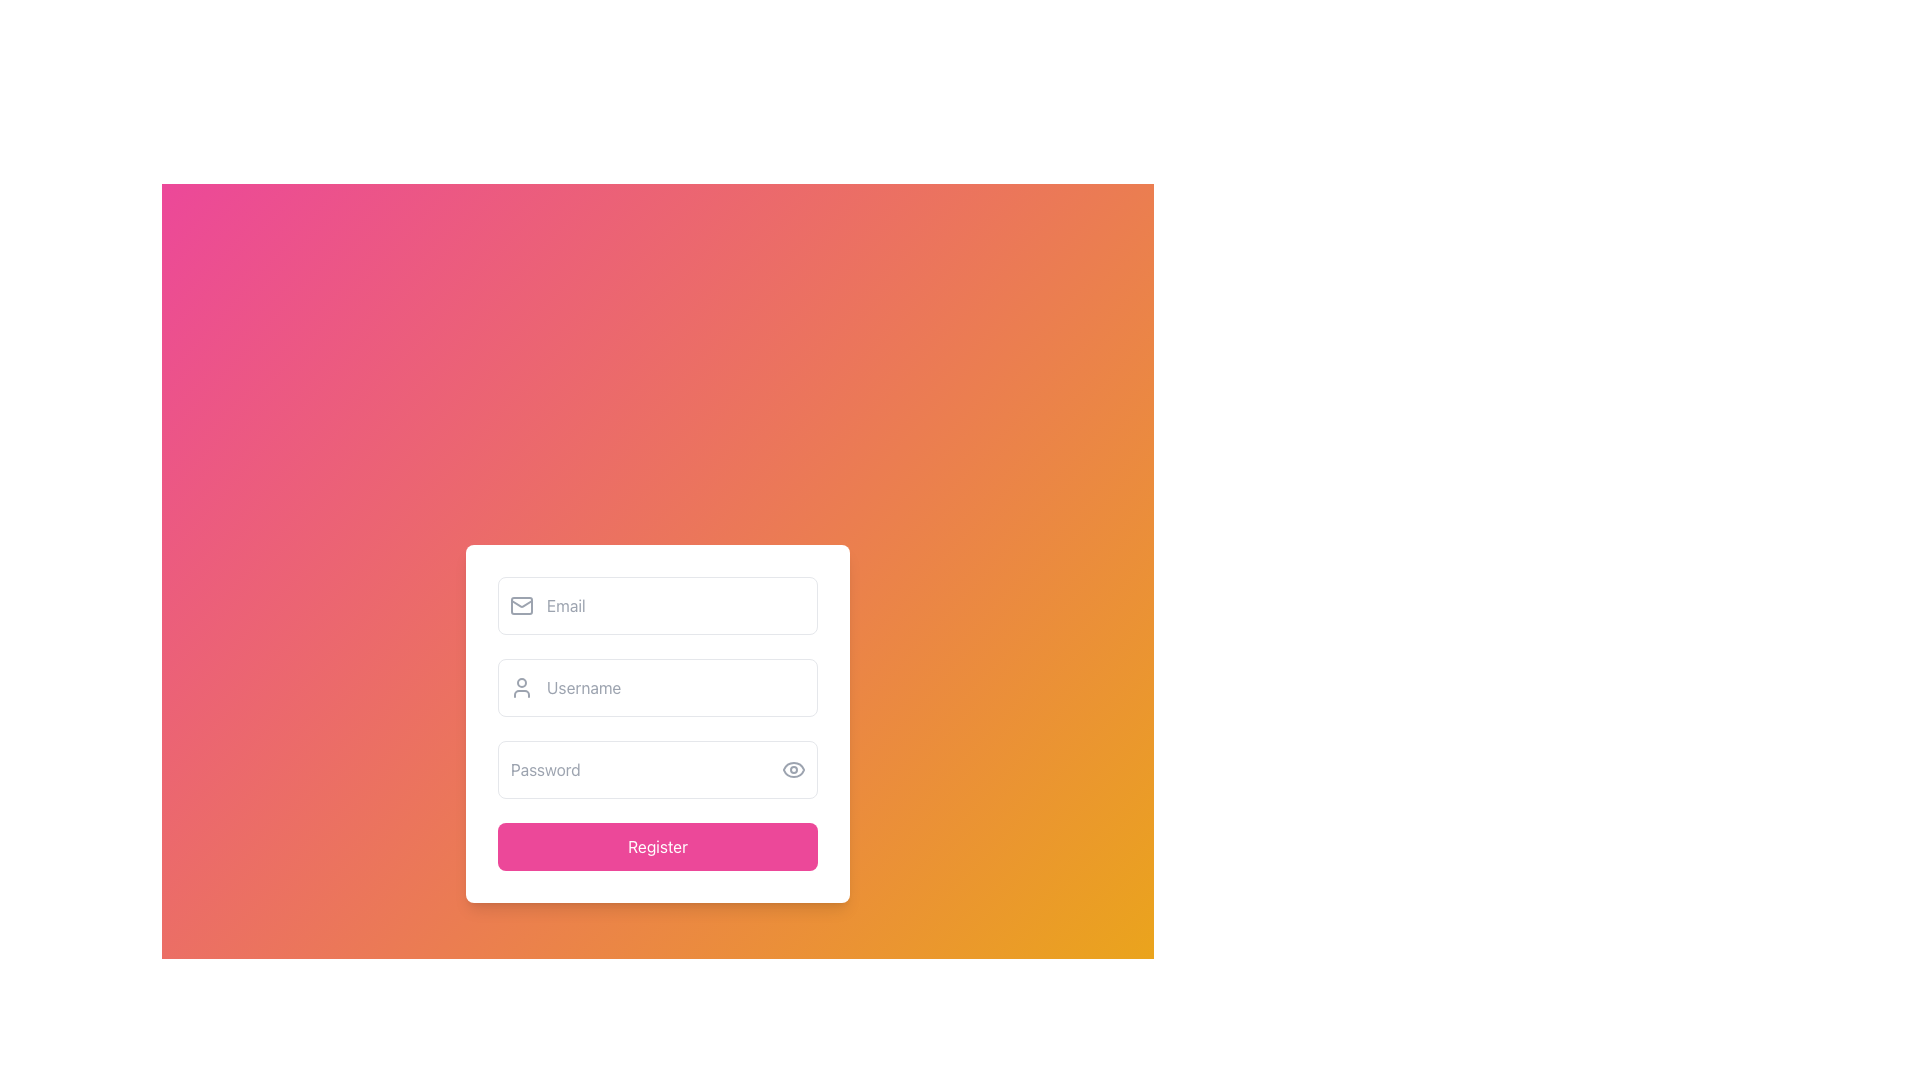  Describe the element at coordinates (522, 604) in the screenshot. I see `the rectangular icon within the mail icon in the email form field, located at the top-left corner of the form field` at that location.